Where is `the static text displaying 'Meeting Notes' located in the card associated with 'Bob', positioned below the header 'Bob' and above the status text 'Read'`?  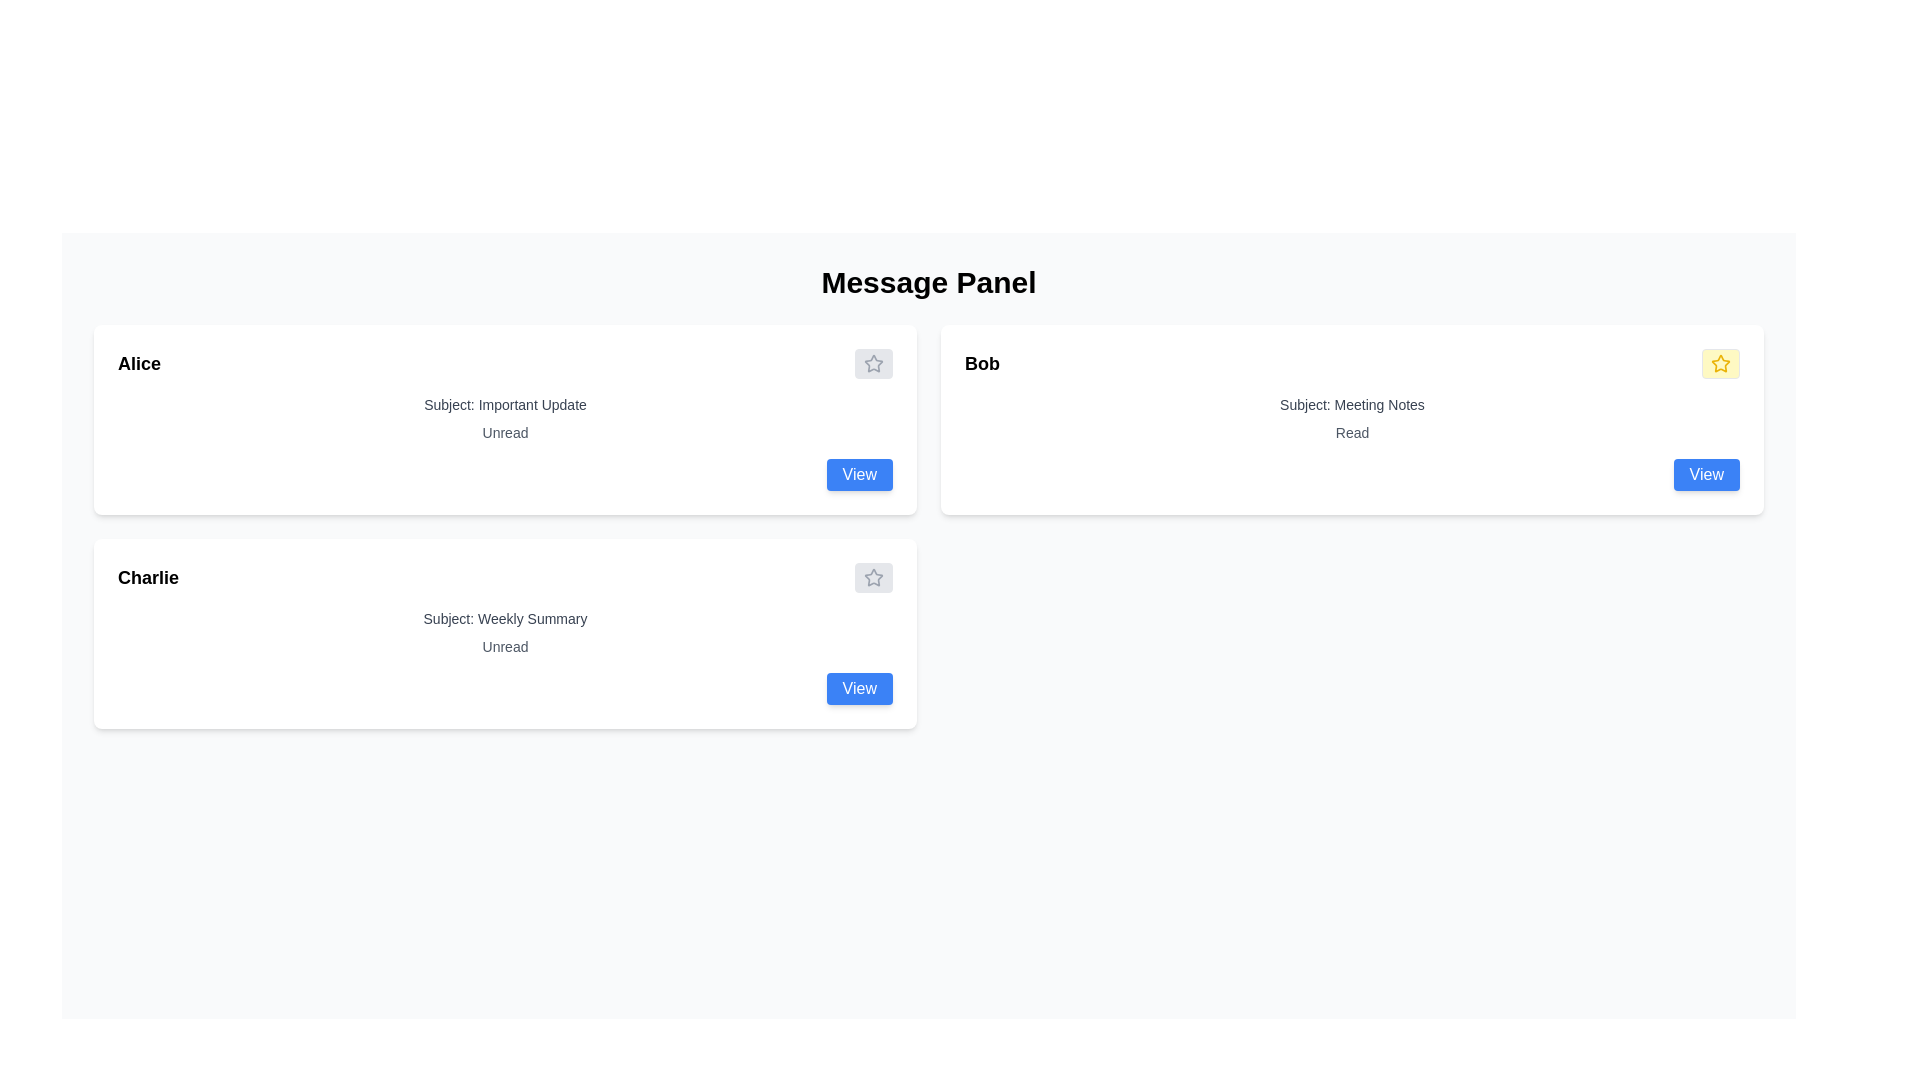
the static text displaying 'Meeting Notes' located in the card associated with 'Bob', positioned below the header 'Bob' and above the status text 'Read' is located at coordinates (1352, 405).